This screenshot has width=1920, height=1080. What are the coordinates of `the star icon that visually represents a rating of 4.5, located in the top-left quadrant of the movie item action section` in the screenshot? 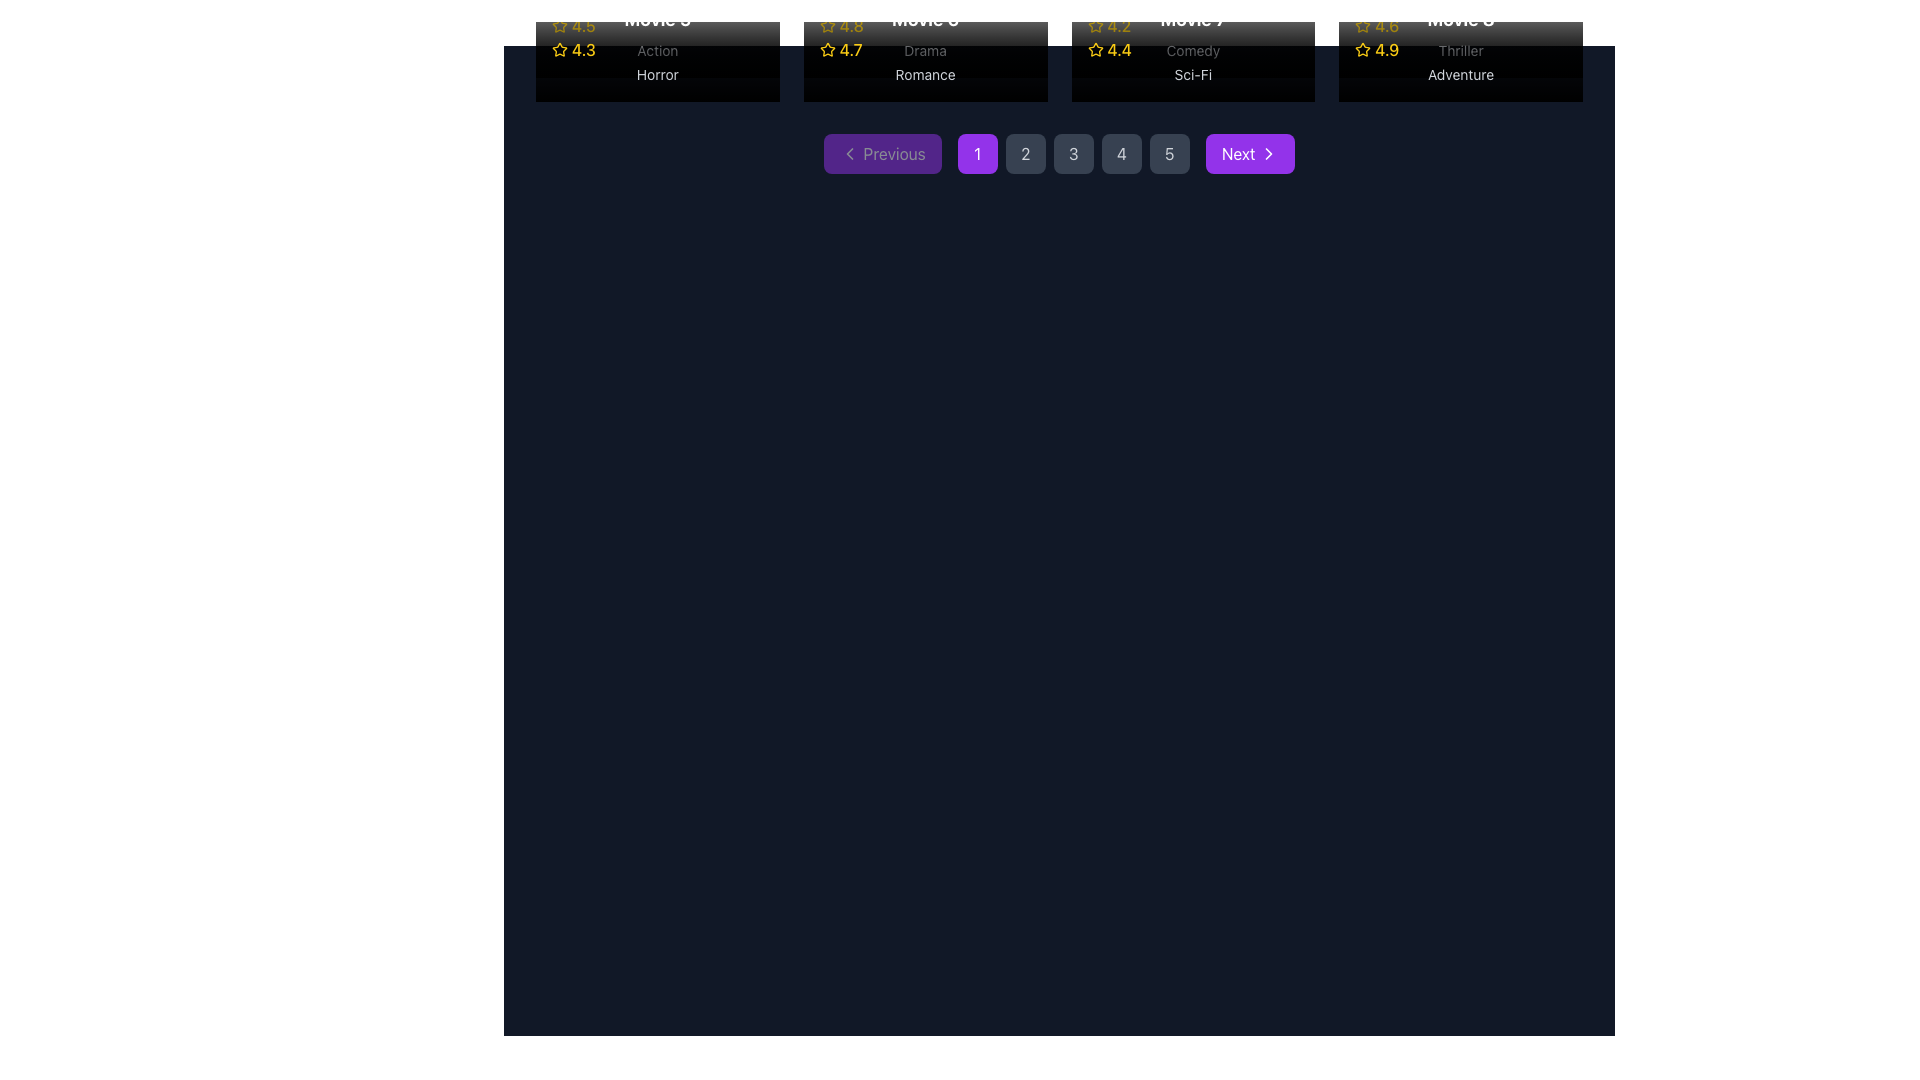 It's located at (560, 26).